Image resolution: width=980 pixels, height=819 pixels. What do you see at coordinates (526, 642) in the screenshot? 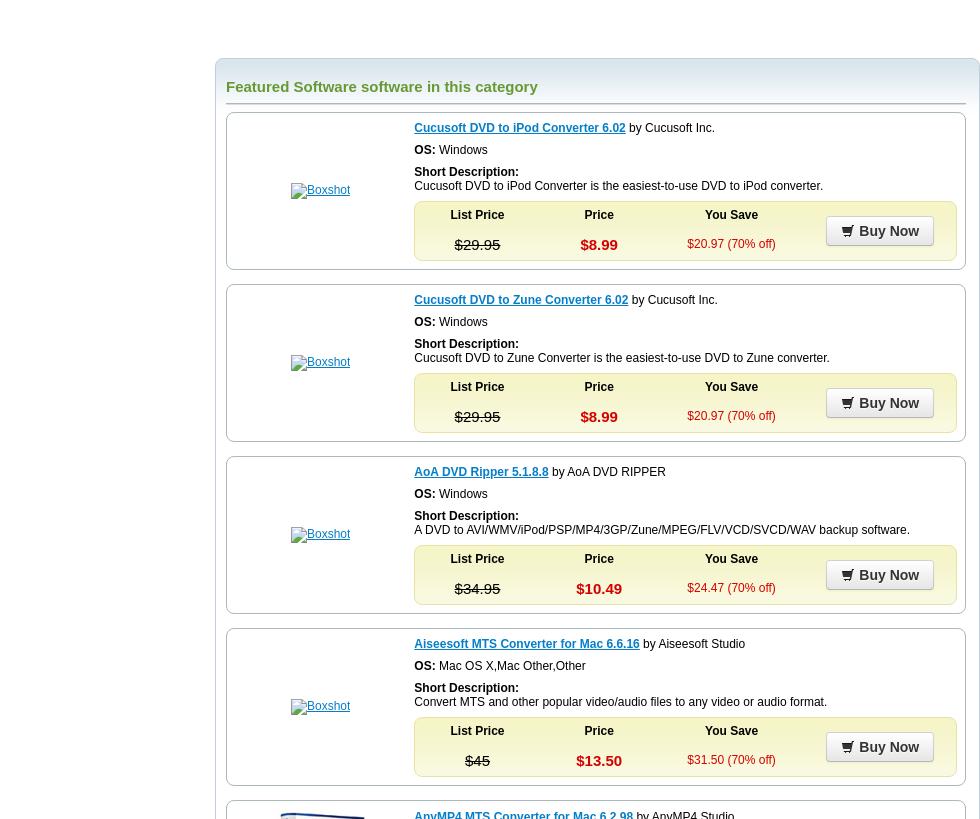
I see `'Aiseesoft MTS Converter for Mac 6.6.16'` at bounding box center [526, 642].